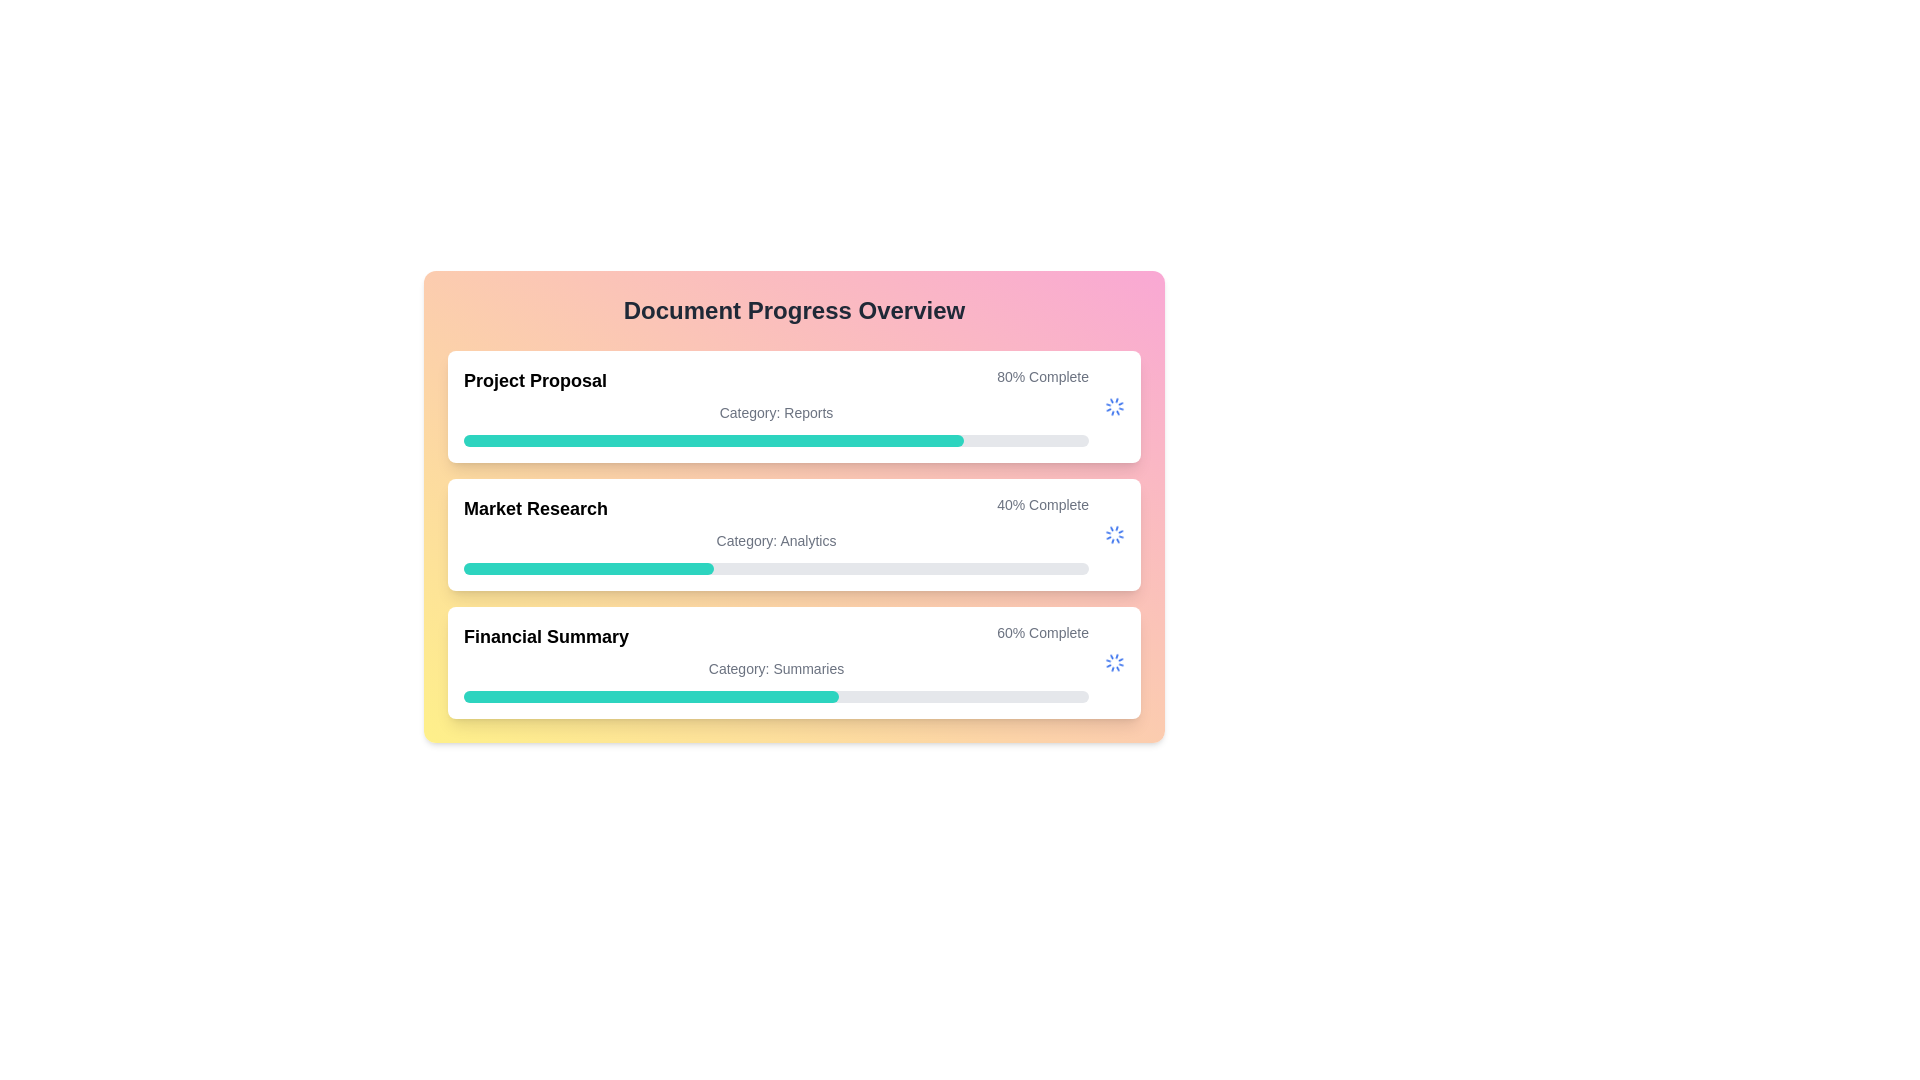  What do you see at coordinates (536, 508) in the screenshot?
I see `the non-interactive Text Label indicating 'Market Research', which serves as a title or header, positioned between 'Project Proposal' and 'Financial Summary'` at bounding box center [536, 508].